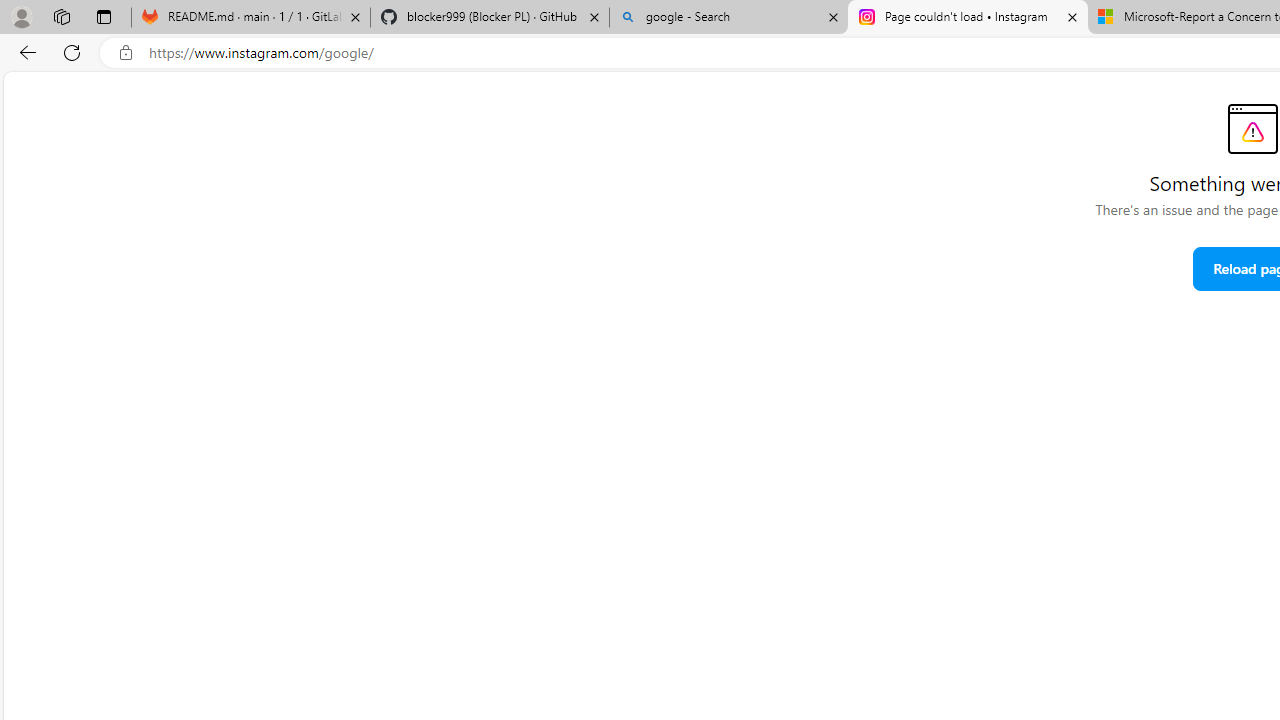 The image size is (1280, 720). What do you see at coordinates (24, 51) in the screenshot?
I see `'Back'` at bounding box center [24, 51].